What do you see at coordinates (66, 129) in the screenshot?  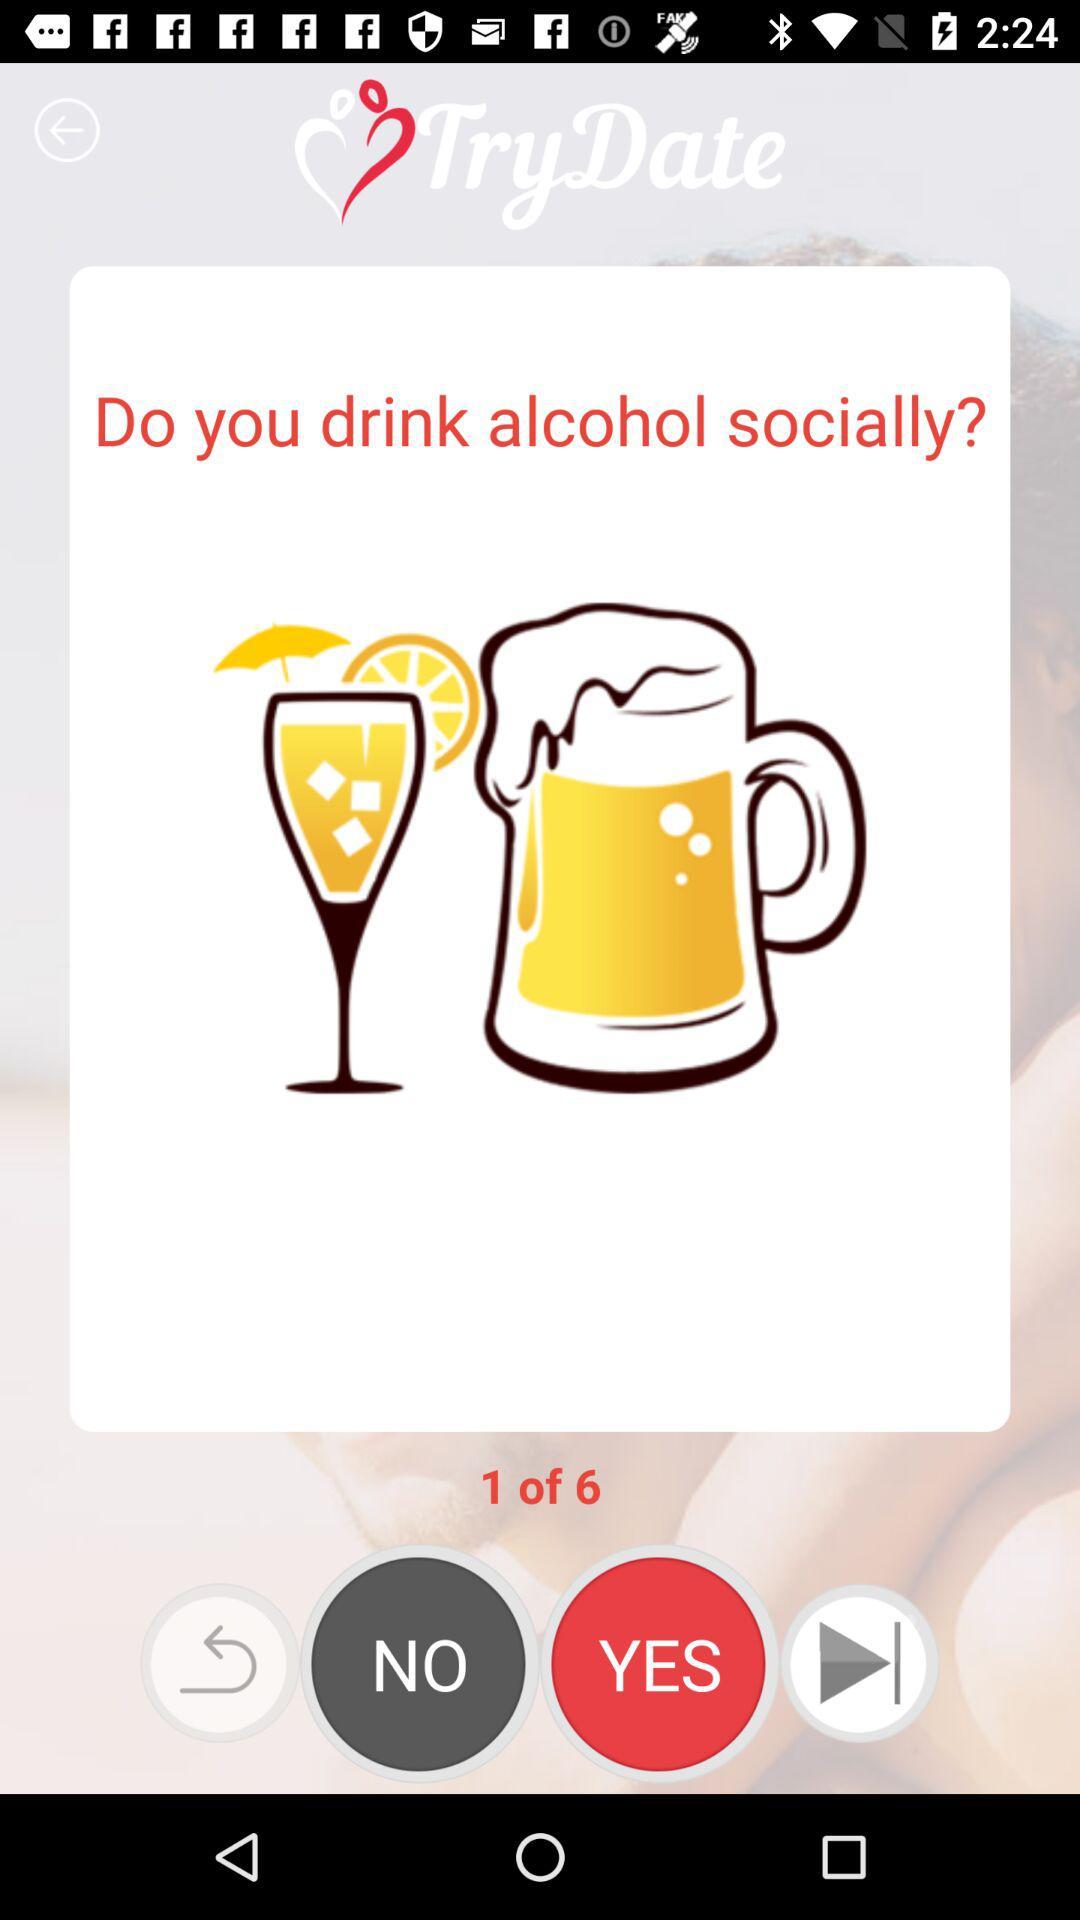 I see `go back` at bounding box center [66, 129].